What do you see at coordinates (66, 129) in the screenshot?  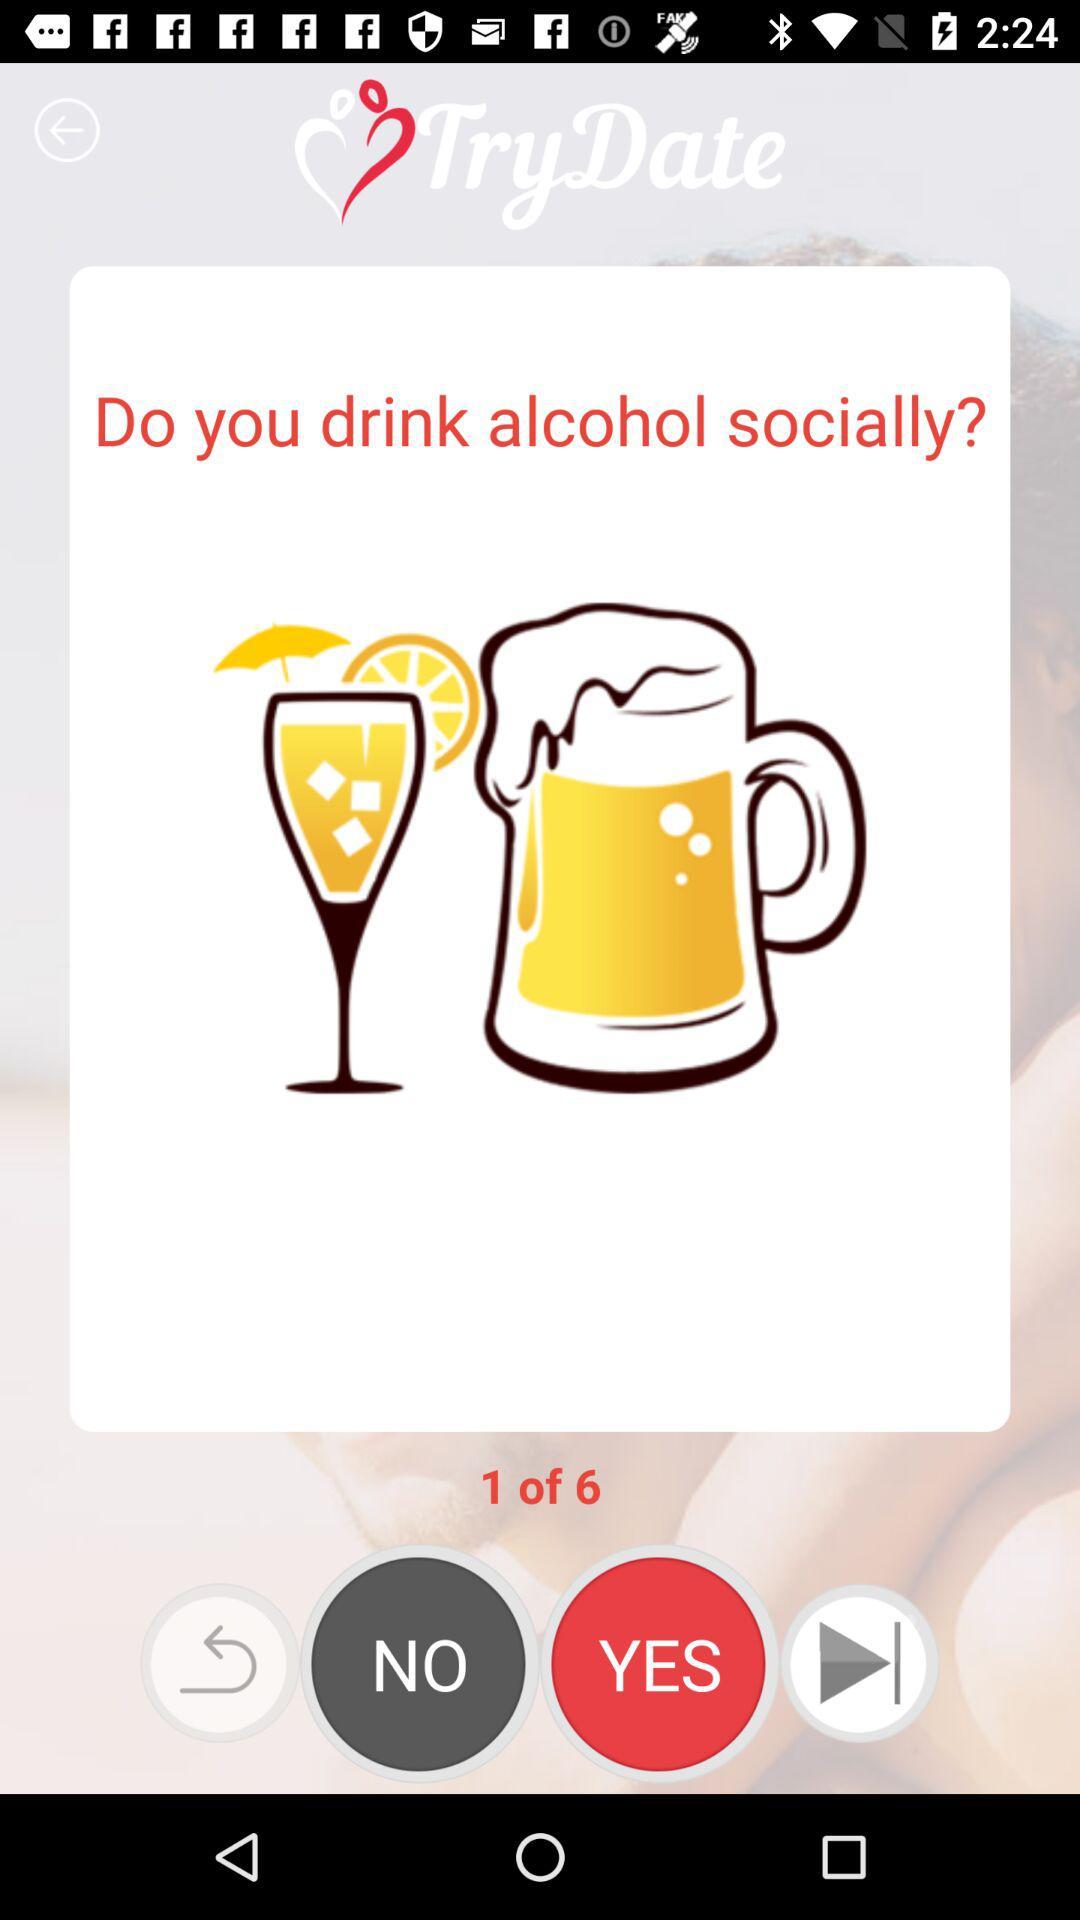 I see `go back` at bounding box center [66, 129].